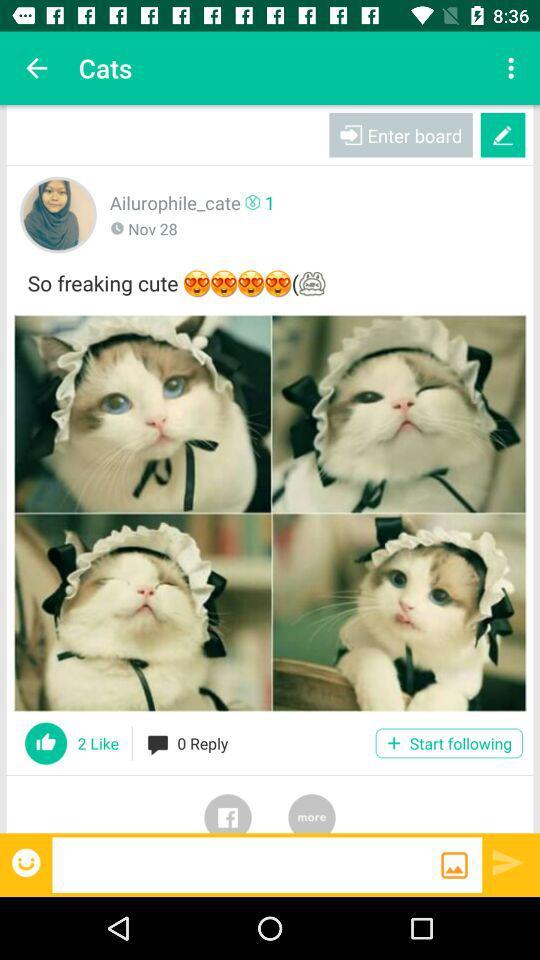 This screenshot has height=960, width=540. I want to click on send message, so click(508, 861).